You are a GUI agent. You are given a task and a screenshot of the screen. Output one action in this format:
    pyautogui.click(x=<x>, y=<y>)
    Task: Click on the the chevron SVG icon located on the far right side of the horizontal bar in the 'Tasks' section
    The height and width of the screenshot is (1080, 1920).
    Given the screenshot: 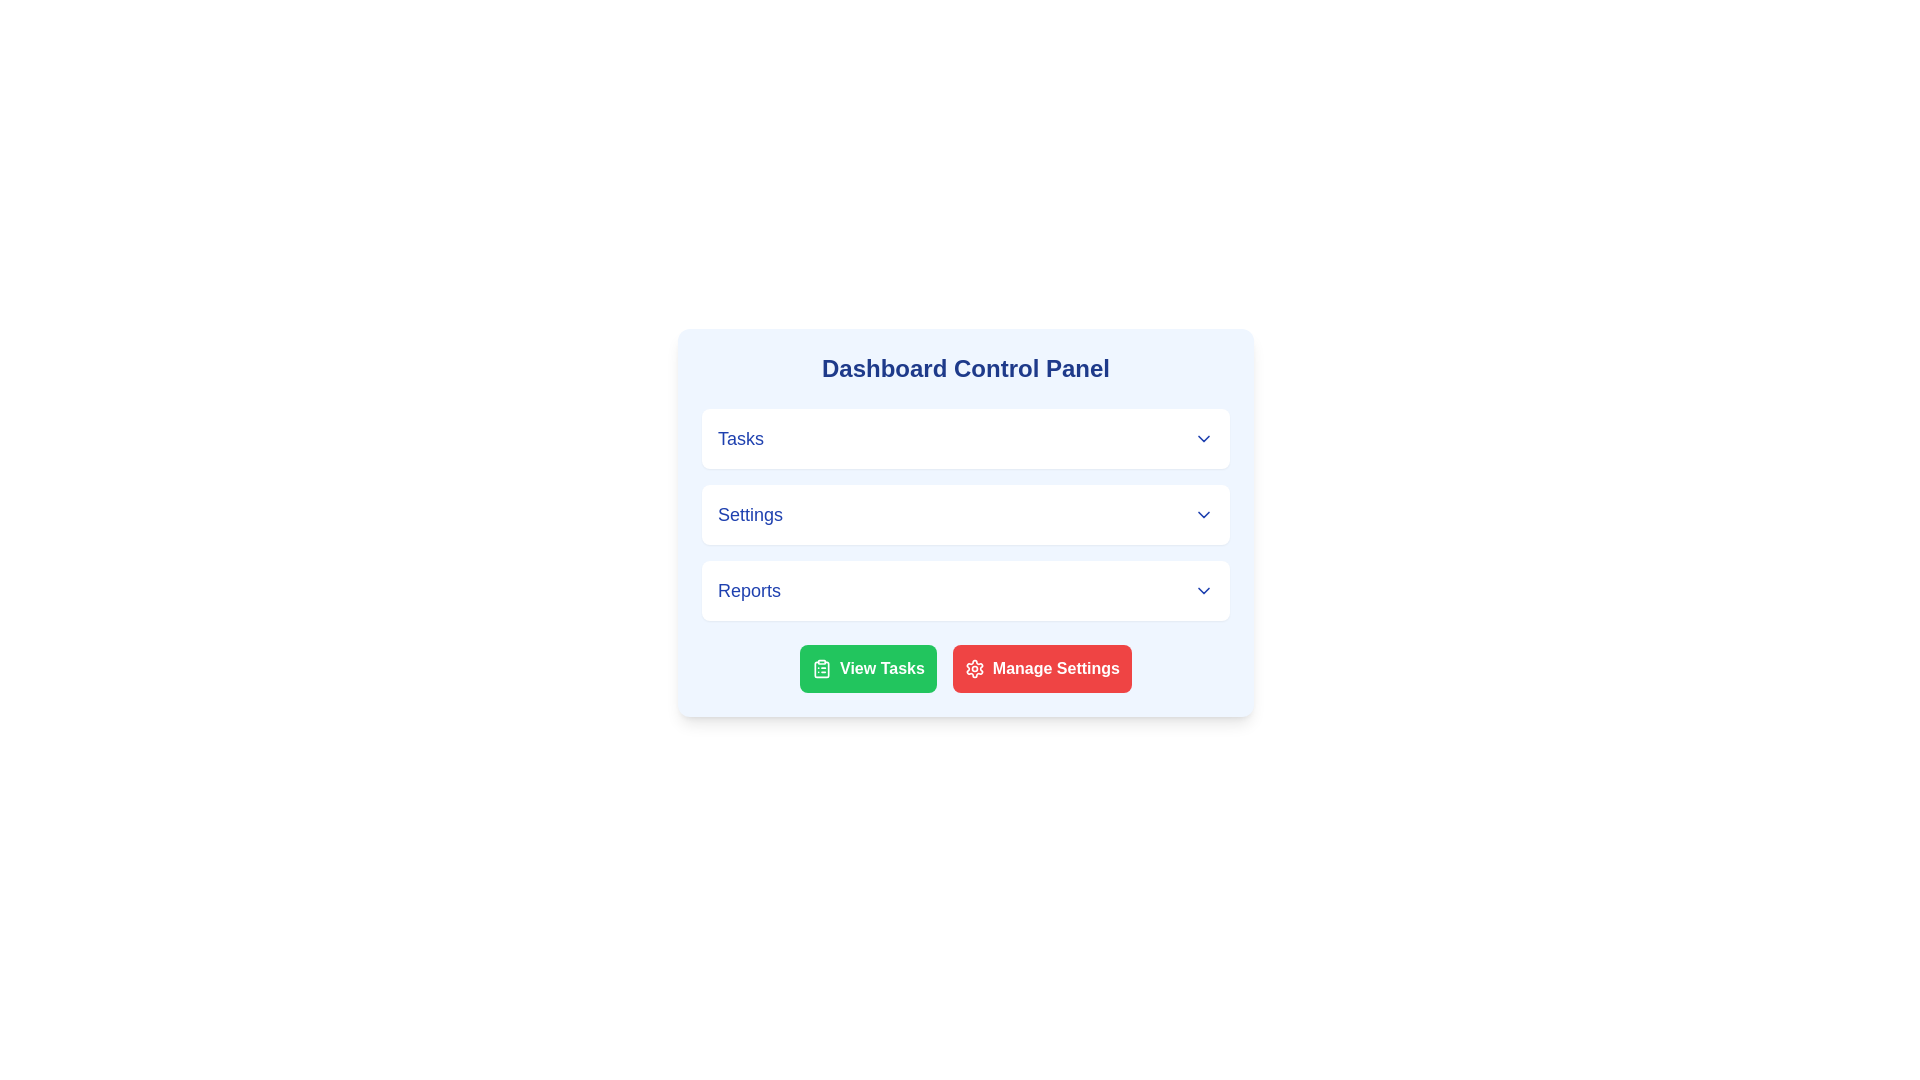 What is the action you would take?
    pyautogui.click(x=1203, y=438)
    